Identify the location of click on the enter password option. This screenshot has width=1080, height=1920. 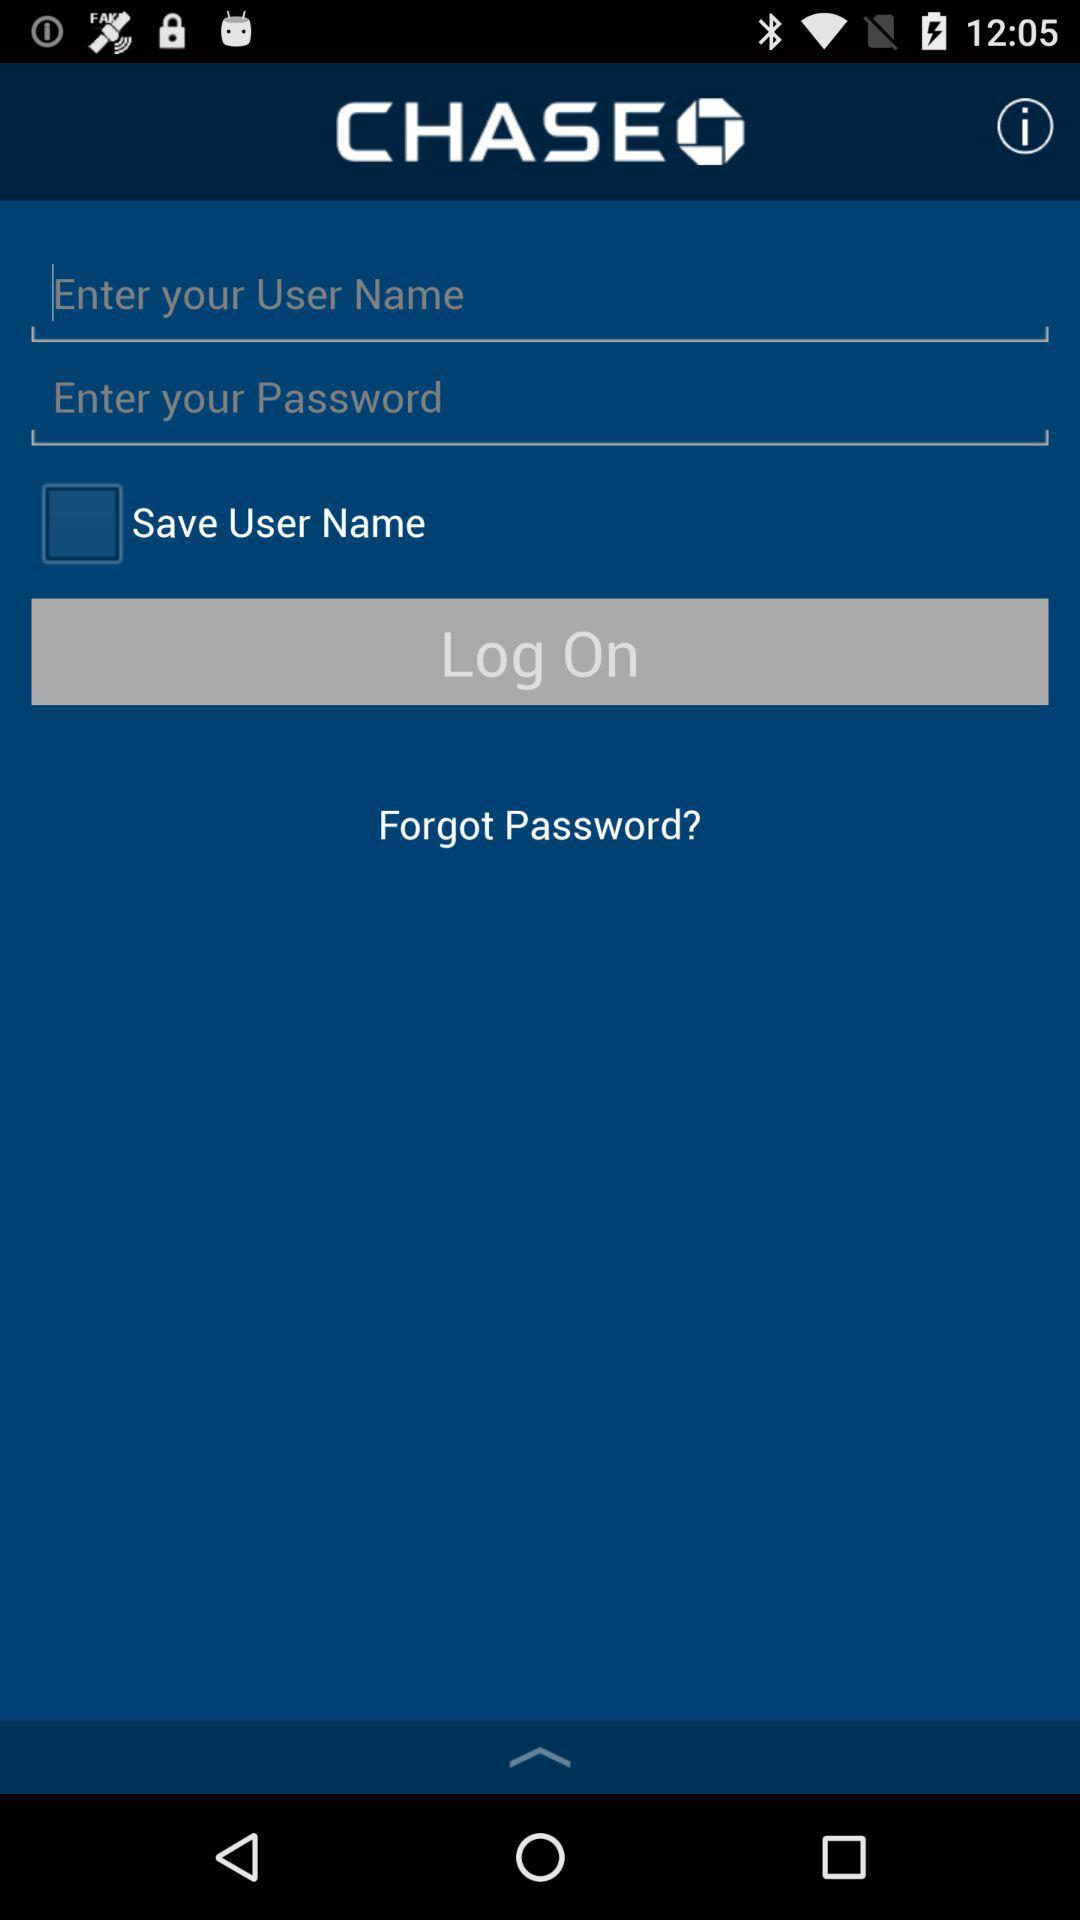
(540, 395).